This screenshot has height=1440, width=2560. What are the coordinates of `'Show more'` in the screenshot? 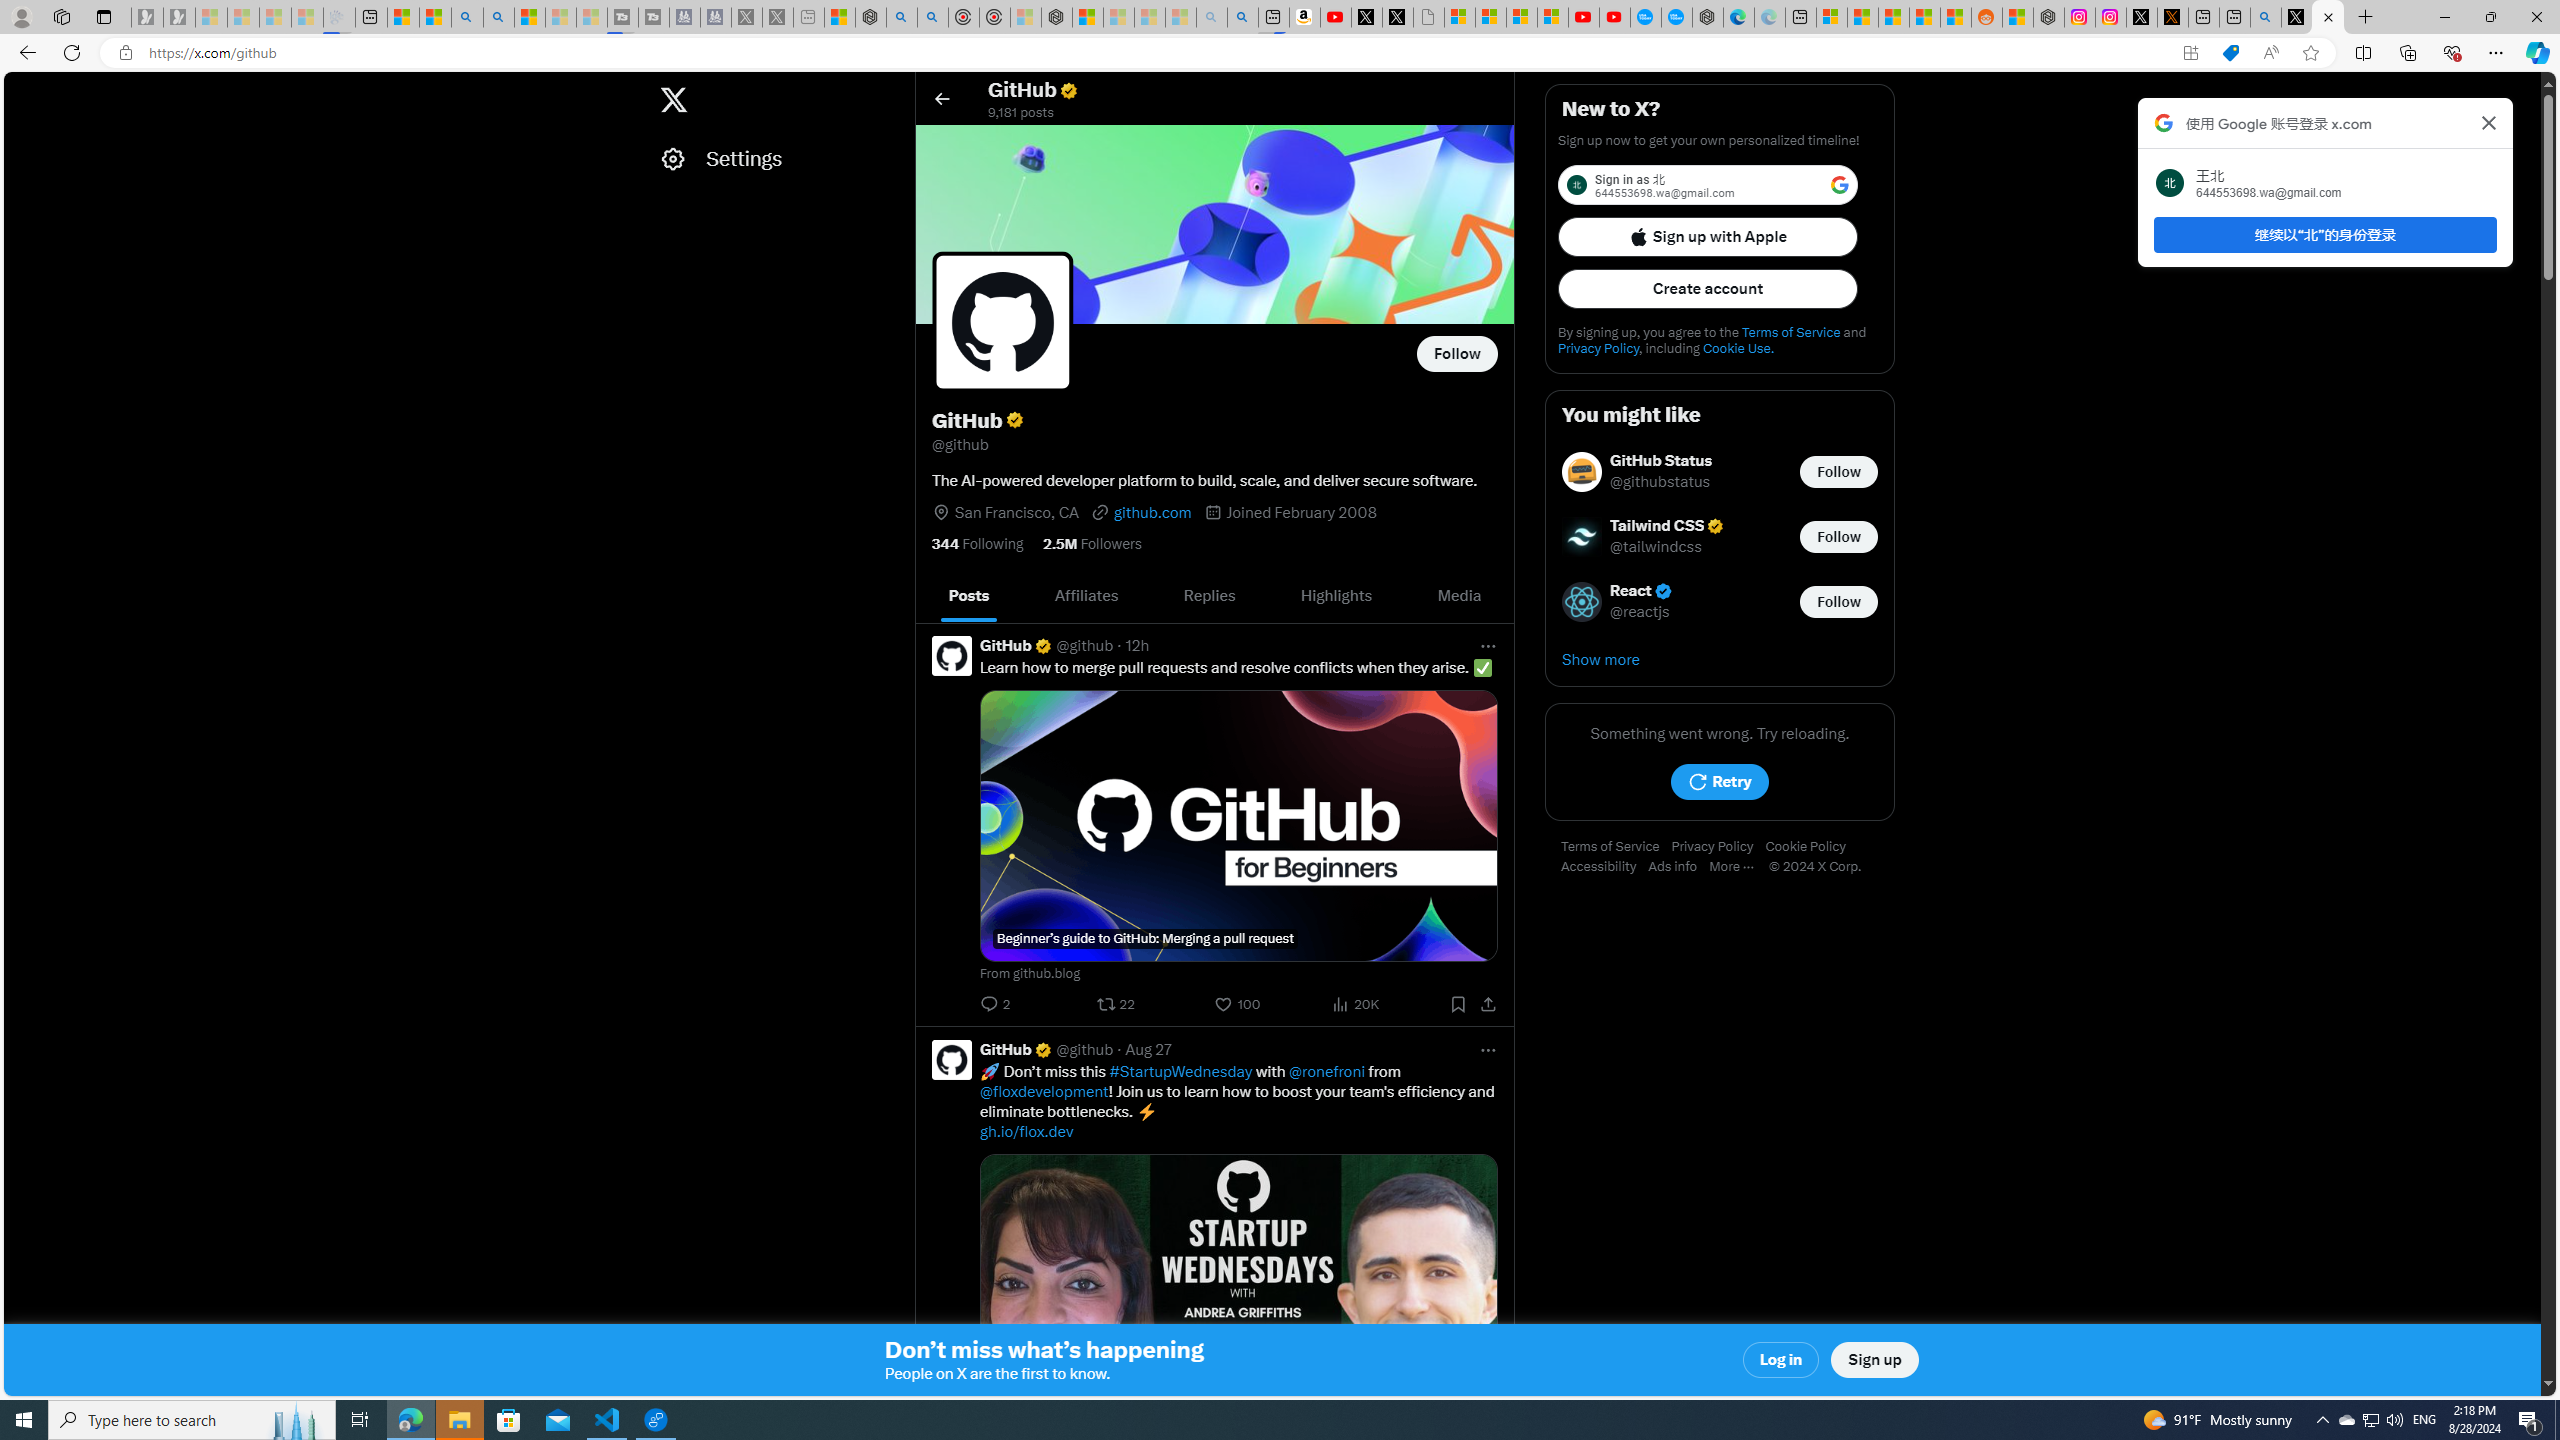 It's located at (1720, 659).